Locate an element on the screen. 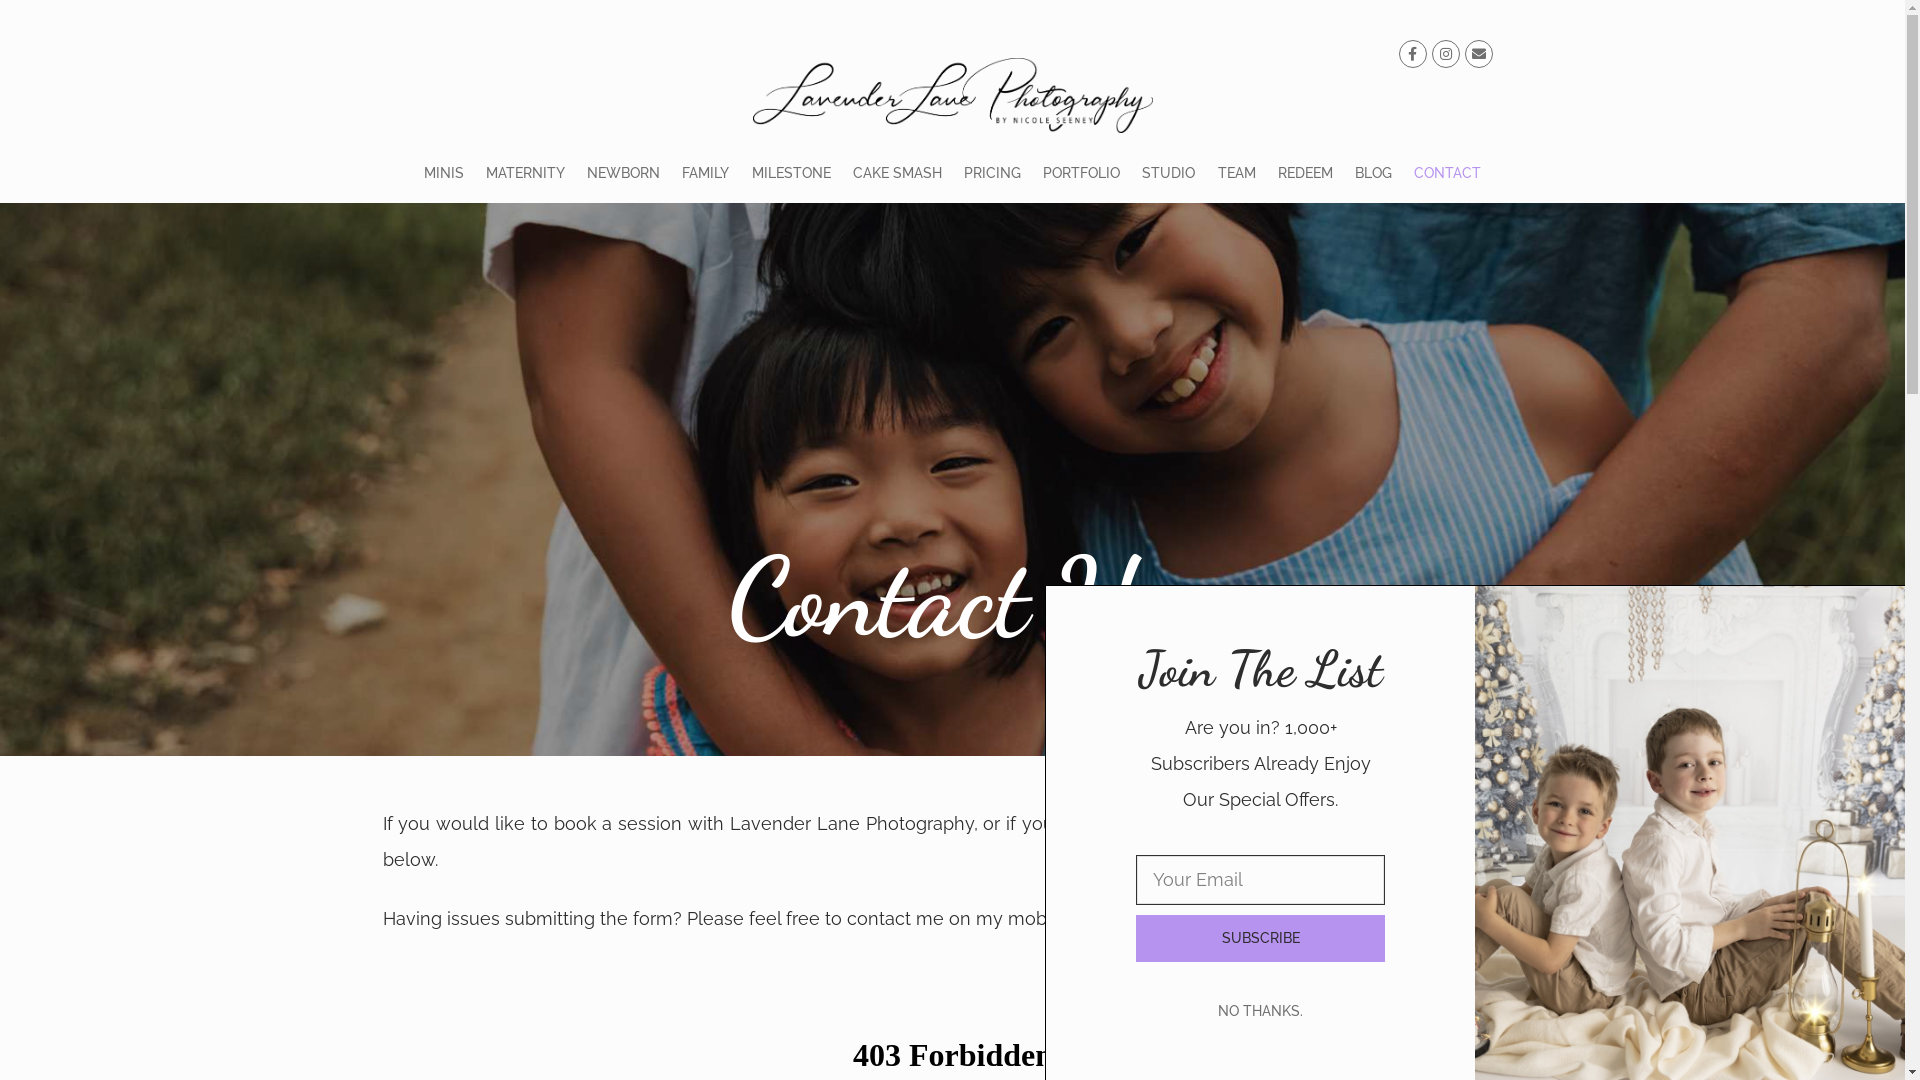 This screenshot has height=1080, width=1920. 'MILESTONE' is located at coordinates (789, 172).